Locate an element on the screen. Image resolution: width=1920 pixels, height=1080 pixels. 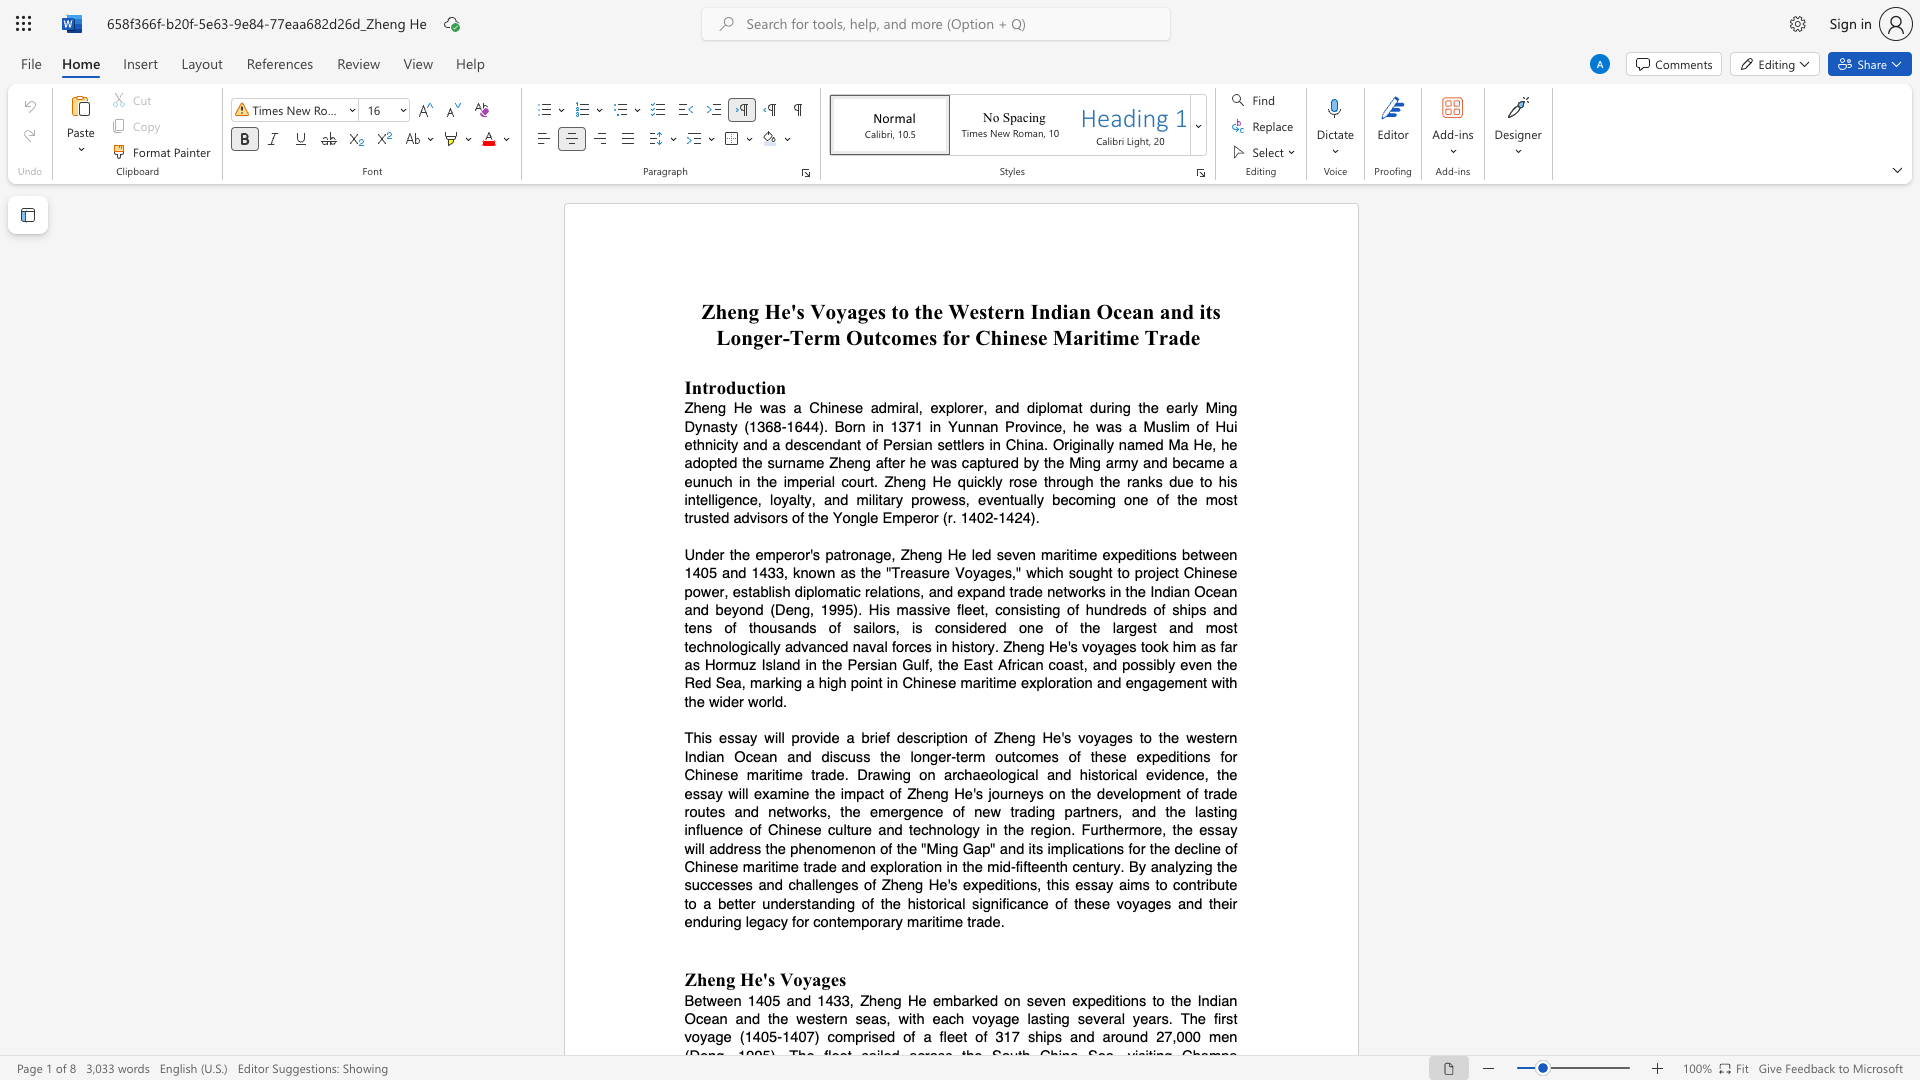
the subset text "s Voya" within the text "Zheng He" is located at coordinates (767, 978).